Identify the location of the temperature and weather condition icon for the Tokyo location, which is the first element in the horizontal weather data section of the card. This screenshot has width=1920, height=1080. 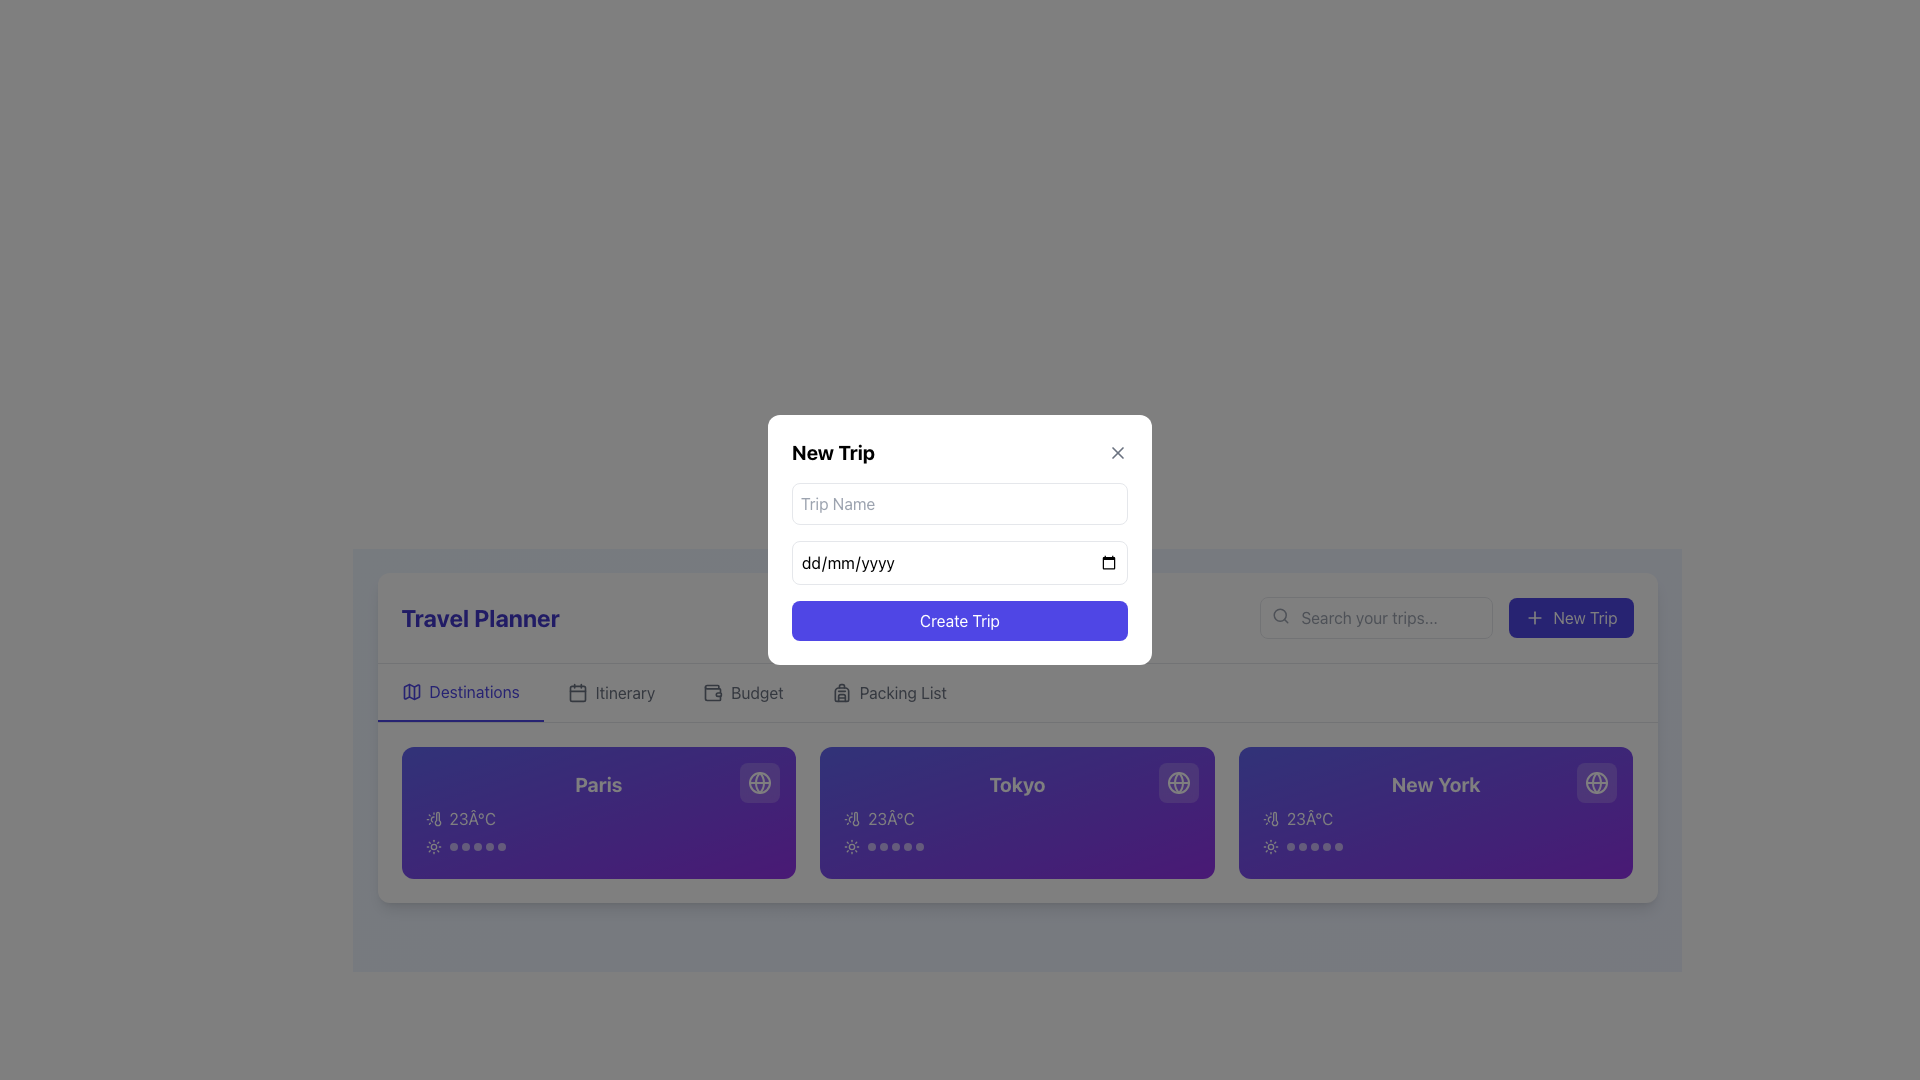
(852, 818).